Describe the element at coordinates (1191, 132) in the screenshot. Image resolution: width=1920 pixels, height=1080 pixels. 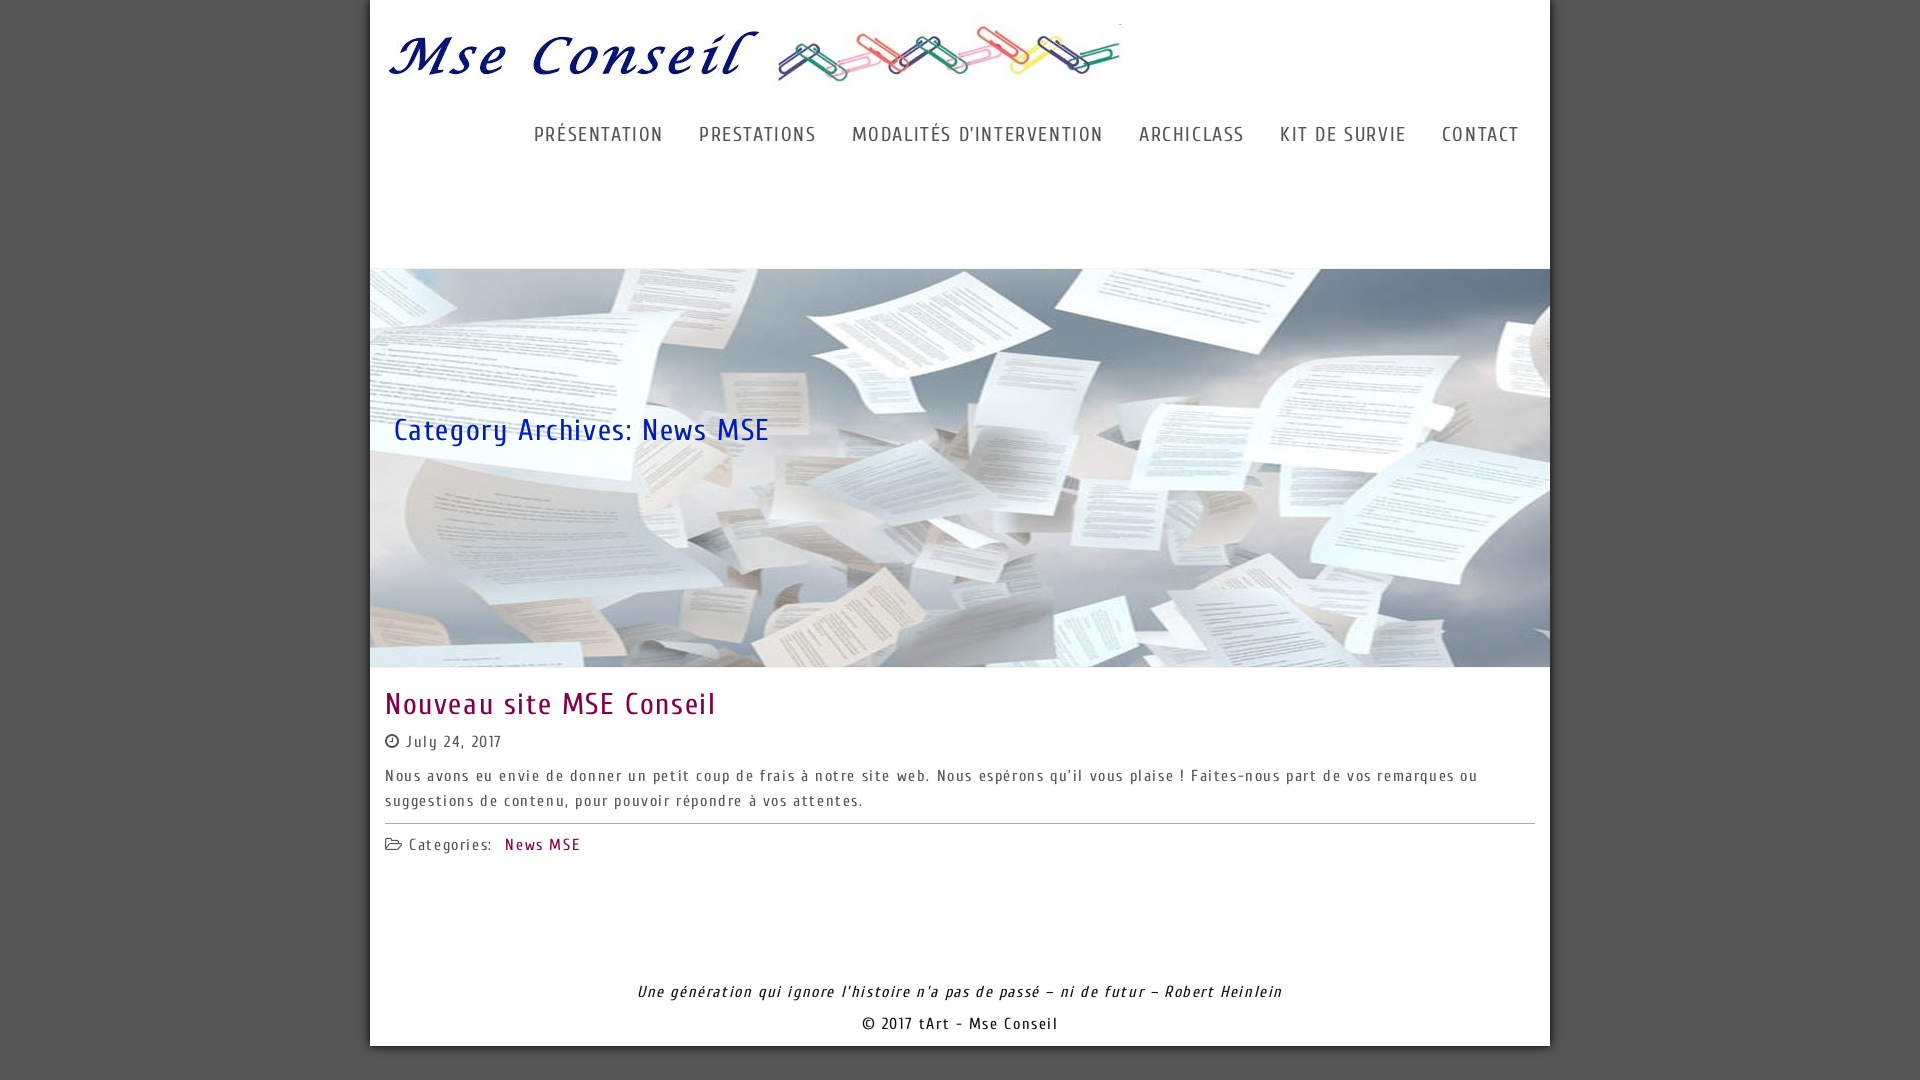
I see `'ARCHICLASS'` at that location.